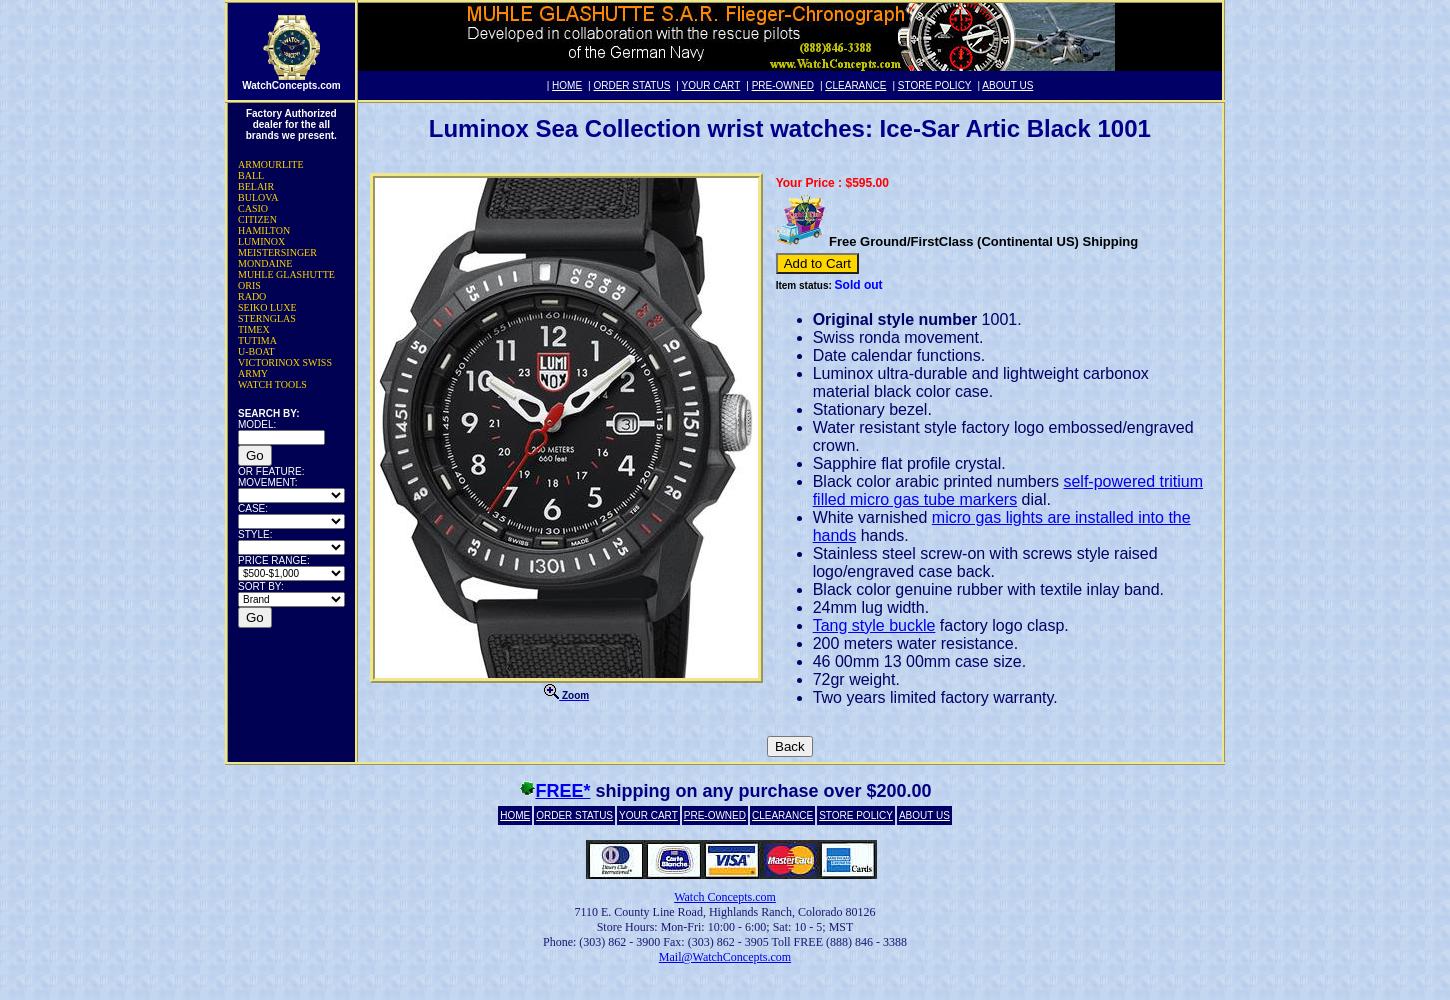  What do you see at coordinates (248, 285) in the screenshot?
I see `'ORIS'` at bounding box center [248, 285].